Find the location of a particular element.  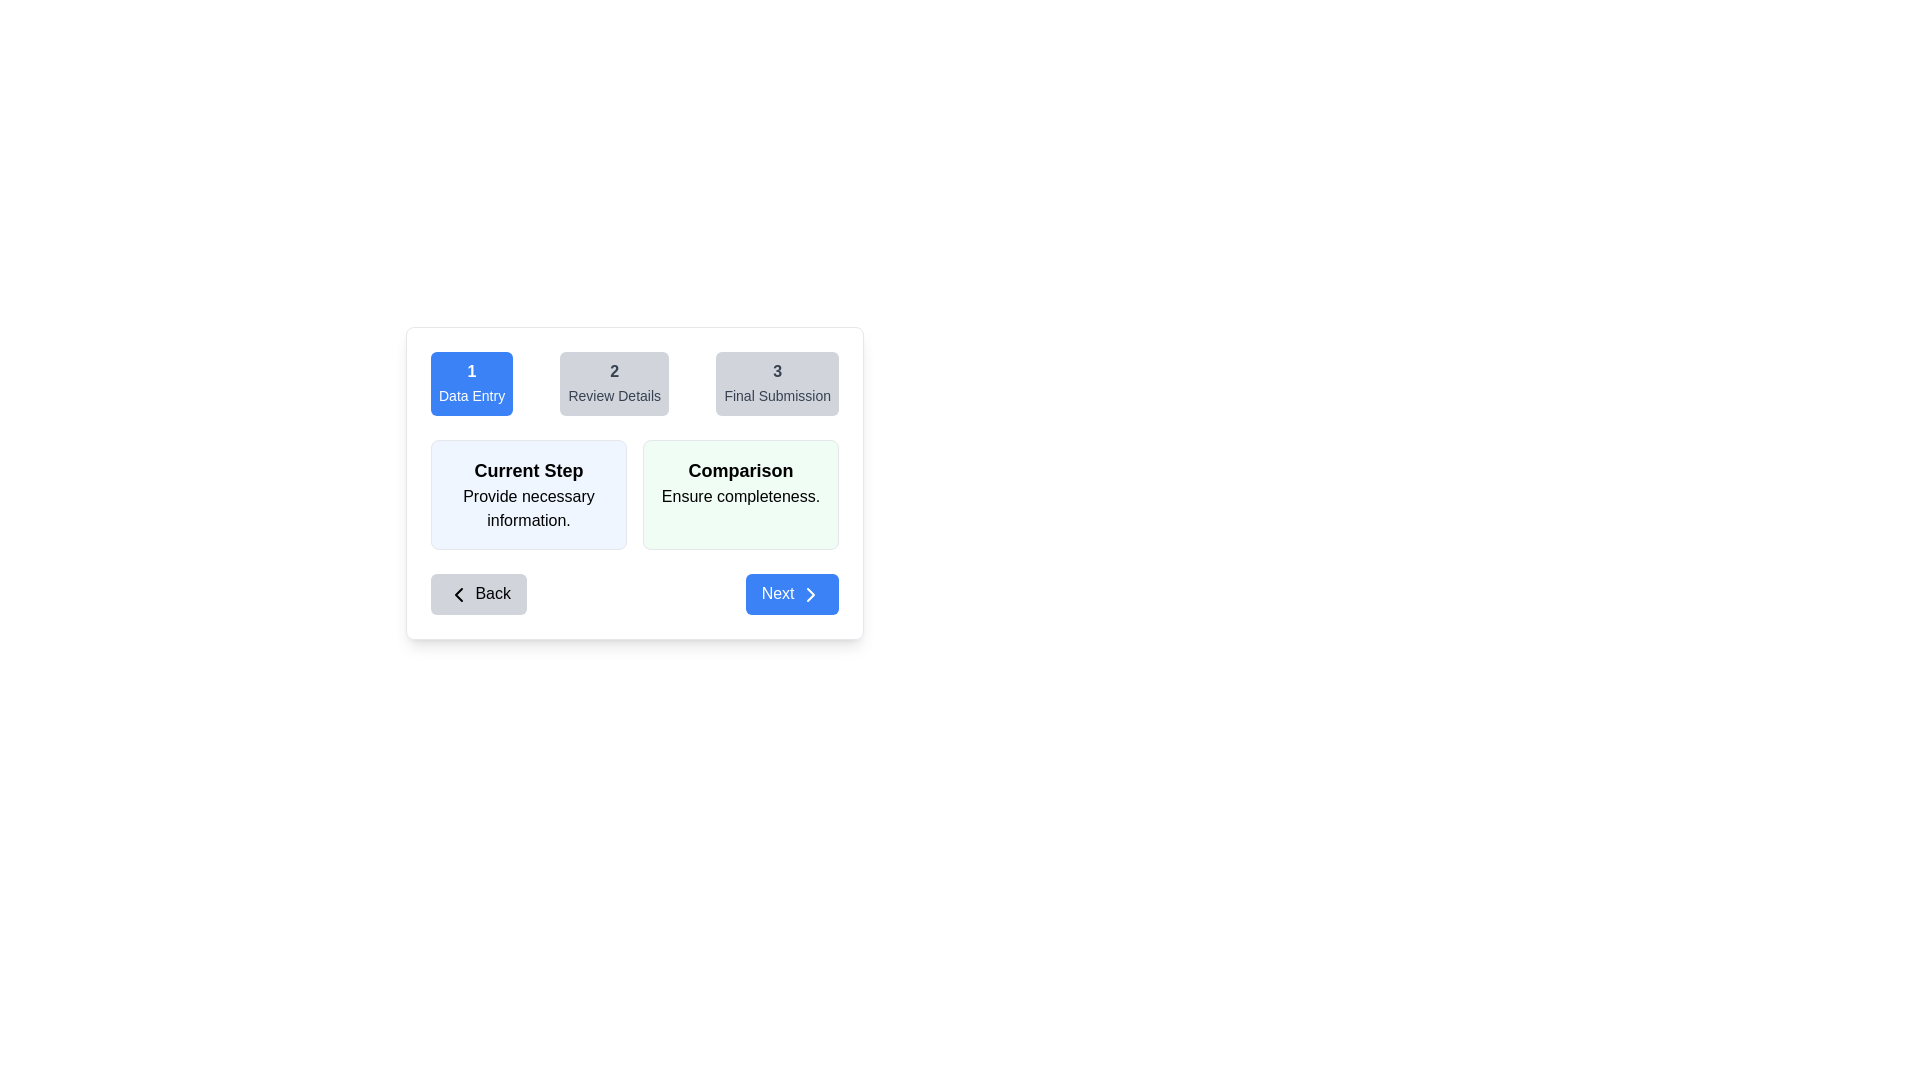

the non-interactive text label identifying the current phase of the process as 'Final Submission', which is positioned below the numeric '3' in the step interface is located at coordinates (776, 396).